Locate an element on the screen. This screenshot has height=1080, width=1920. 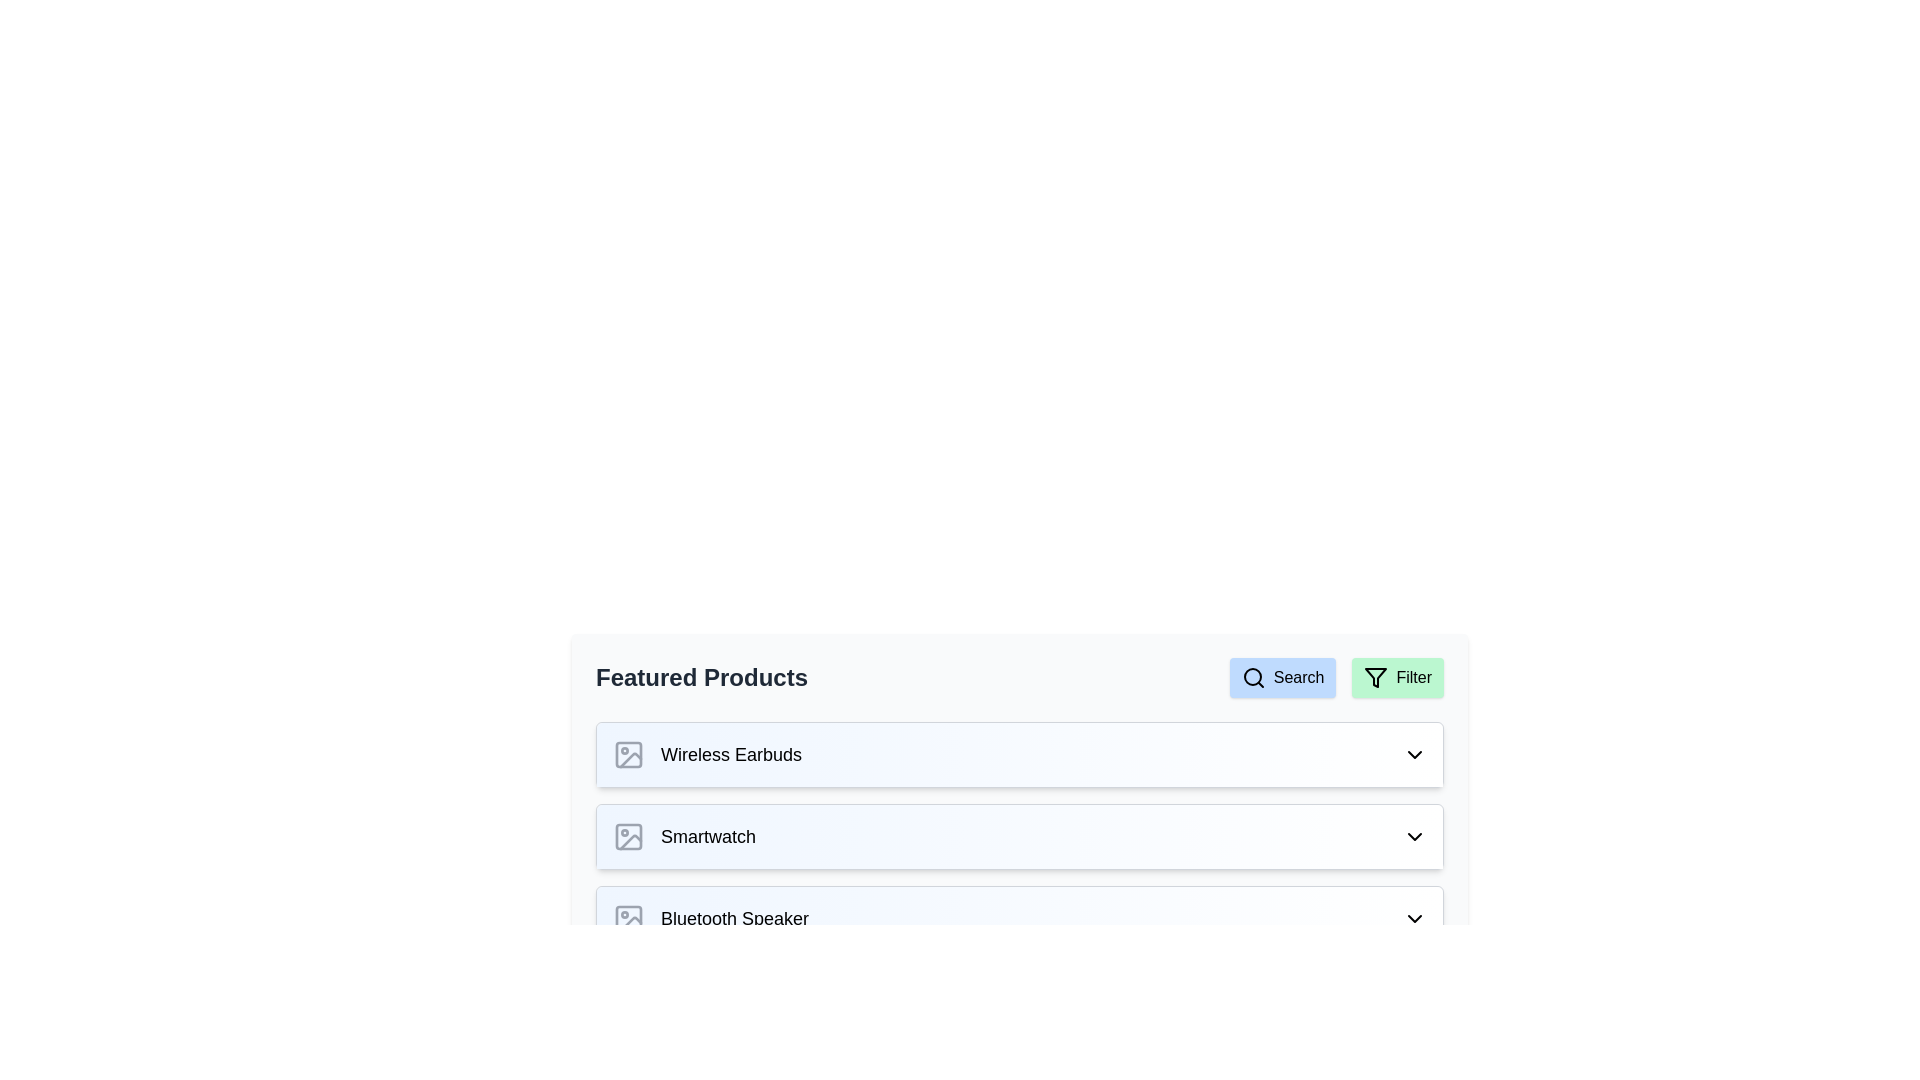
the 'Wireless Earbuds' text label, which is the first entry in a list of selectable products is located at coordinates (707, 755).